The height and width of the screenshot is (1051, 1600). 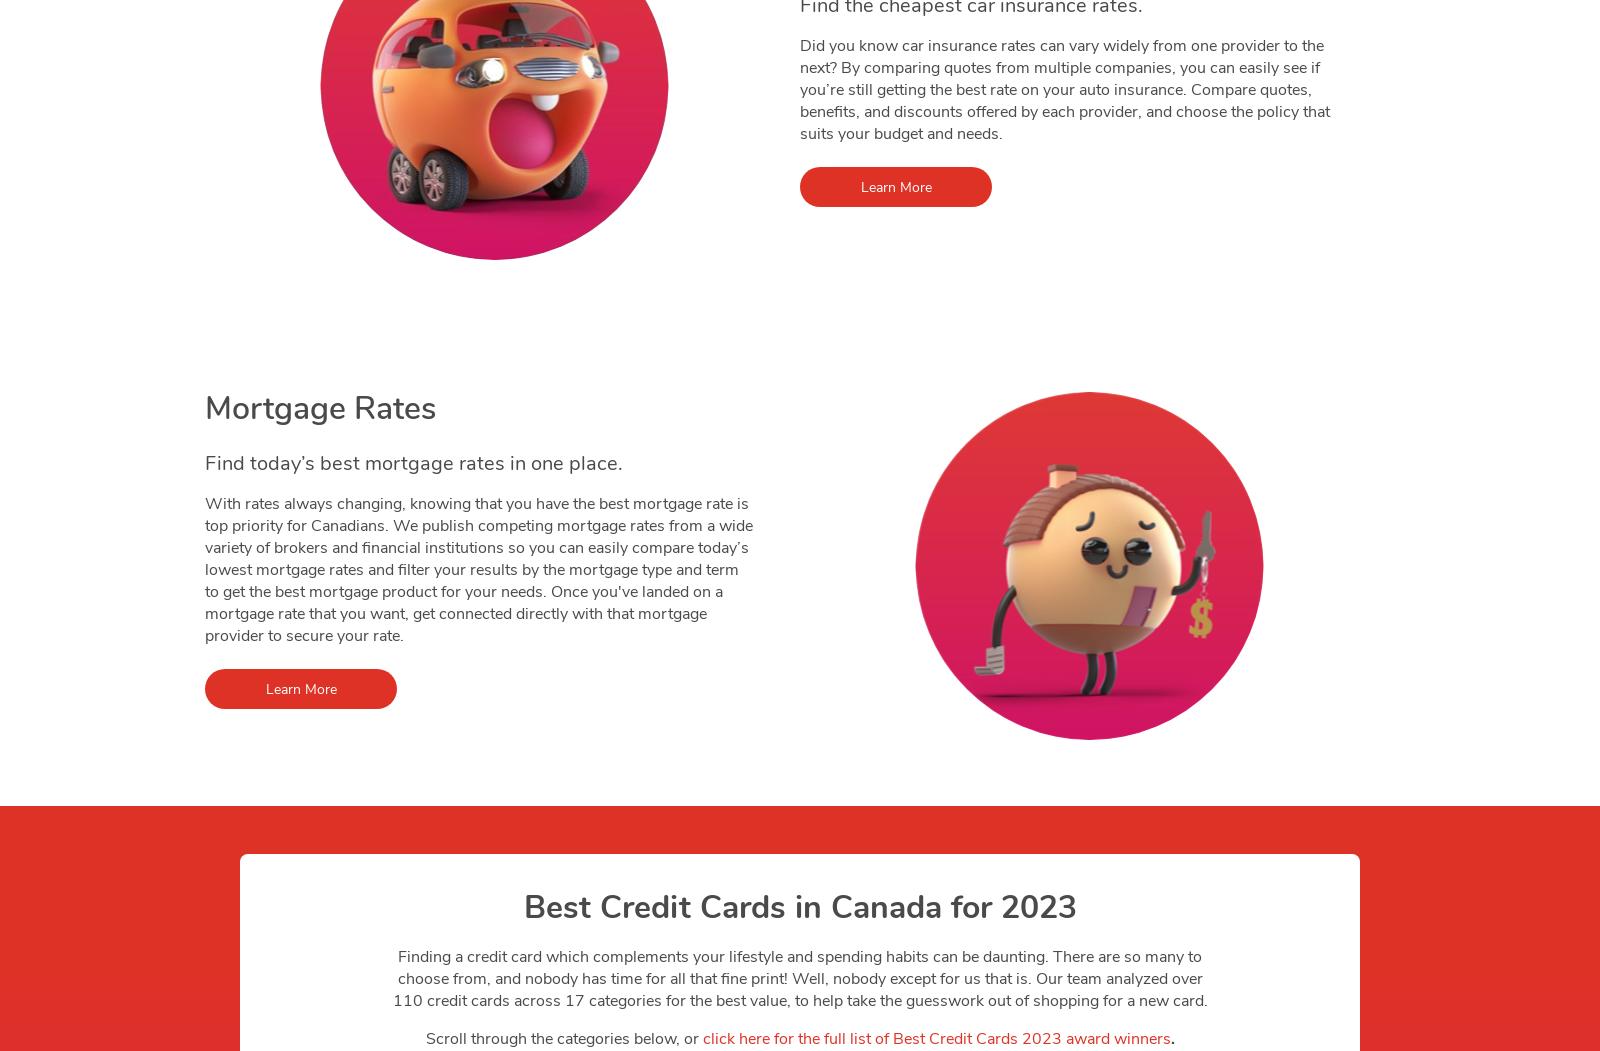 I want to click on '.', so click(x=1172, y=1038).